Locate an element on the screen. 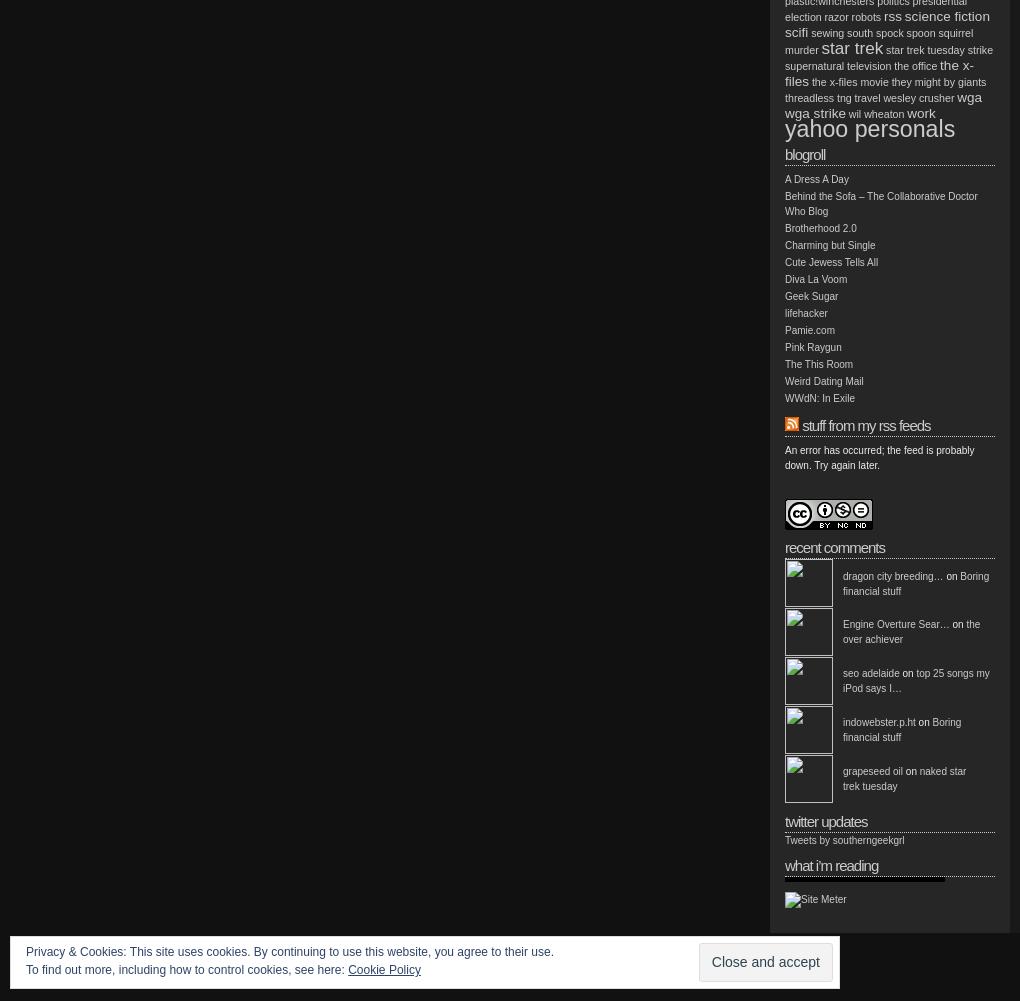 The height and width of the screenshot is (1001, 1020). 'What I’m Reading' is located at coordinates (783, 865).